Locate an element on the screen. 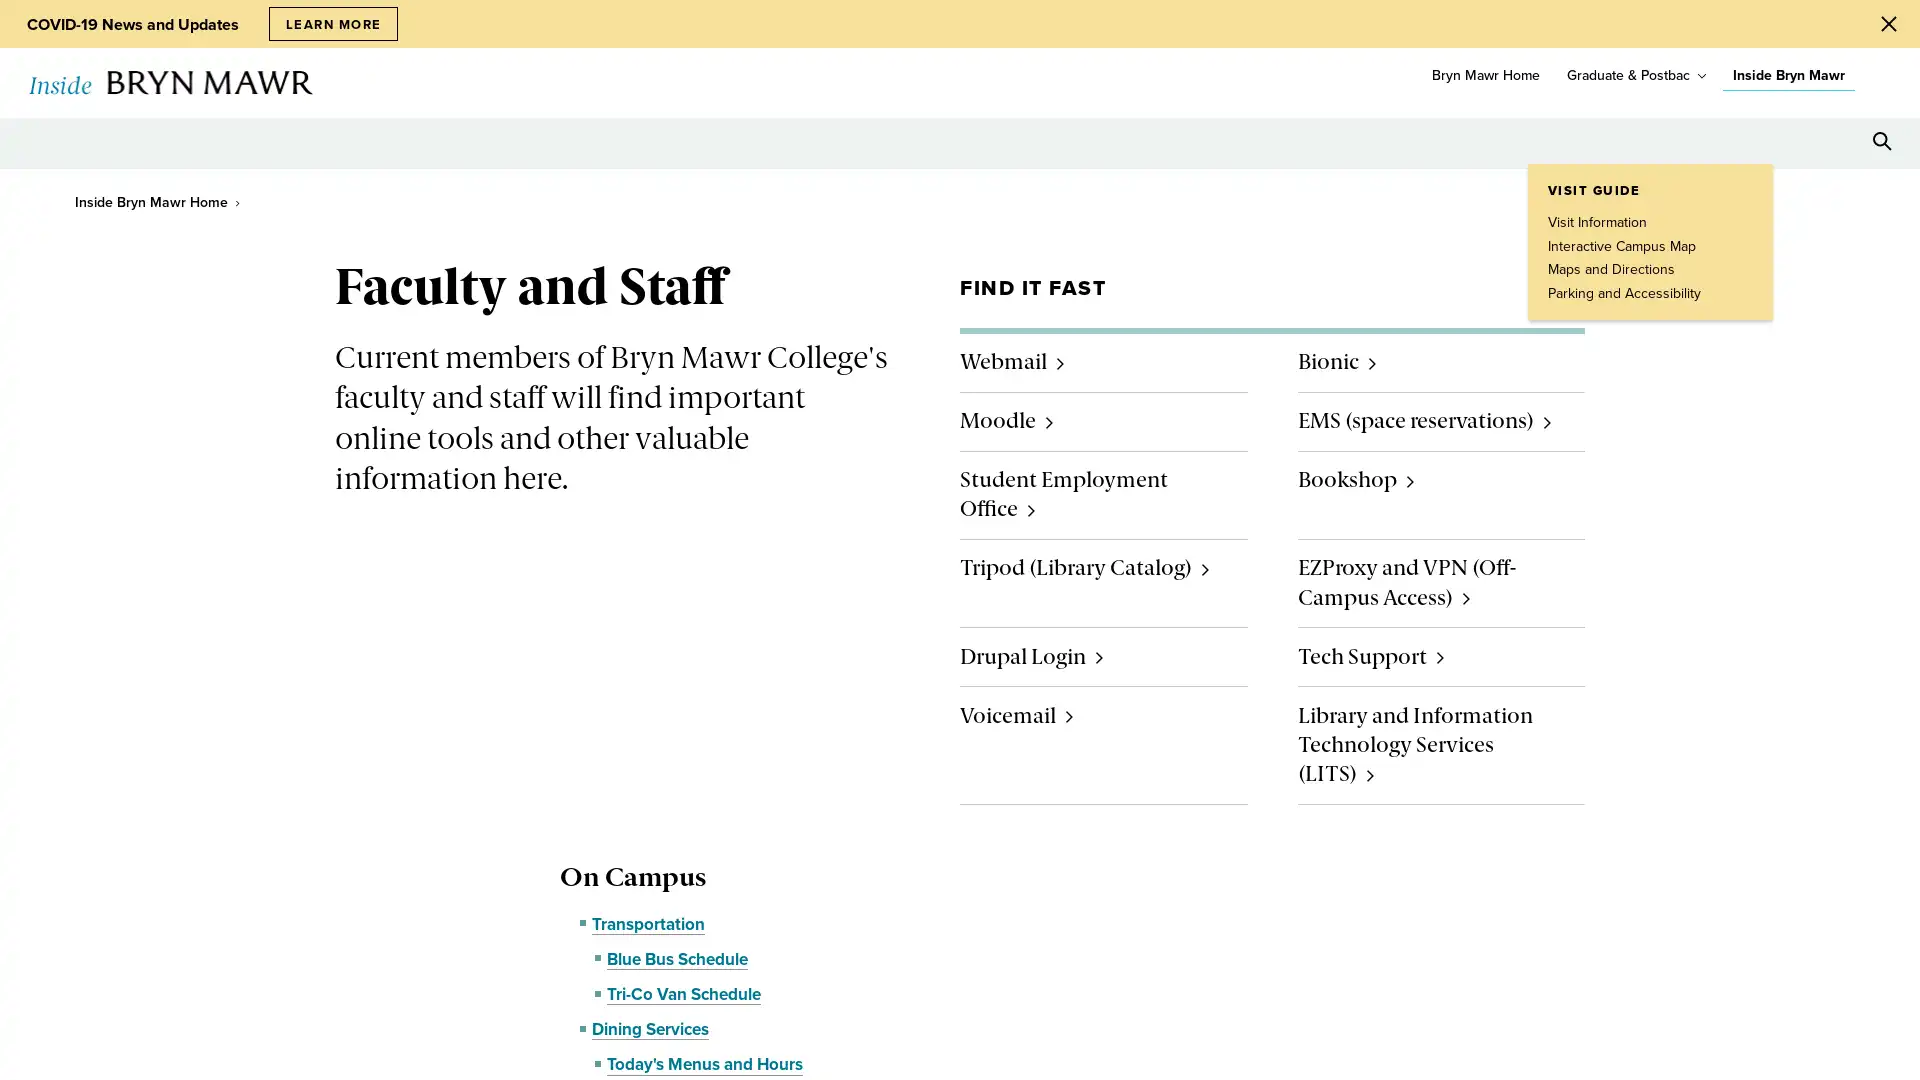  Open Tools menu is located at coordinates (1782, 139).